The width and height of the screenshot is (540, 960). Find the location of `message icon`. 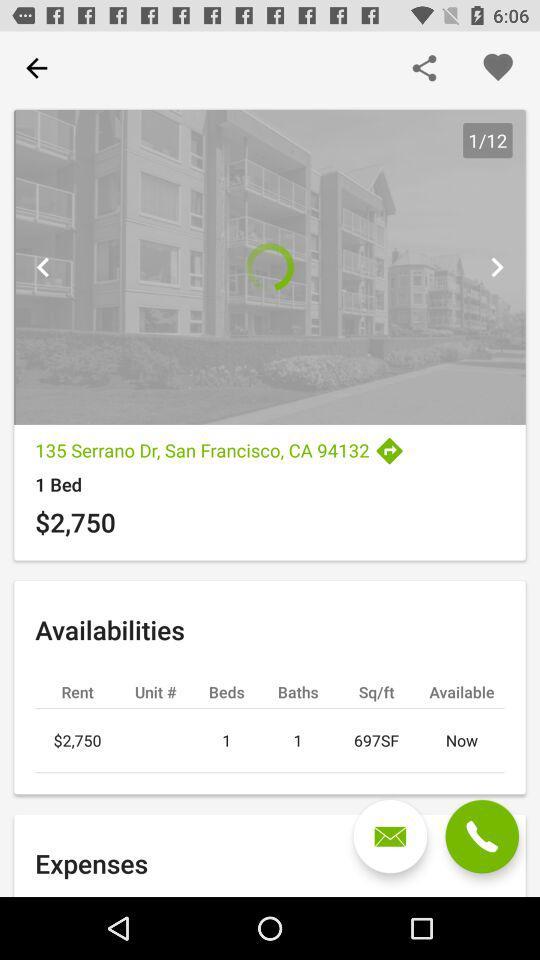

message icon is located at coordinates (390, 836).